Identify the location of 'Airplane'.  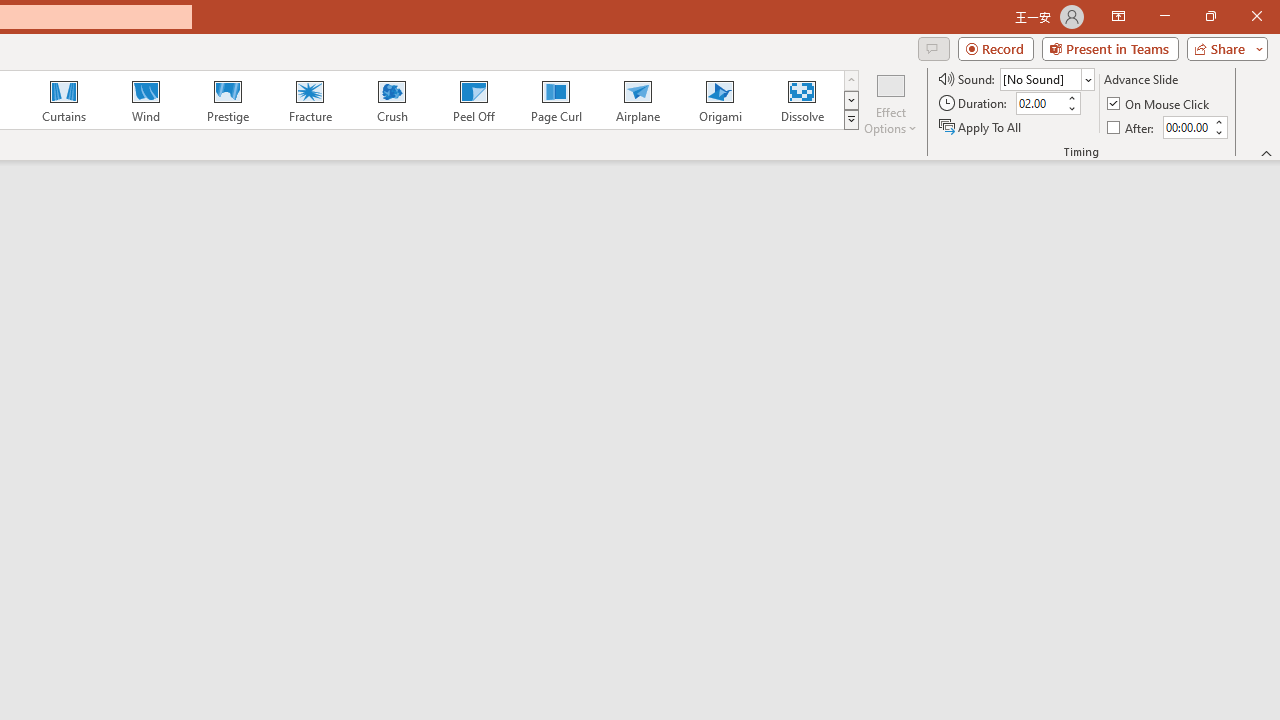
(636, 100).